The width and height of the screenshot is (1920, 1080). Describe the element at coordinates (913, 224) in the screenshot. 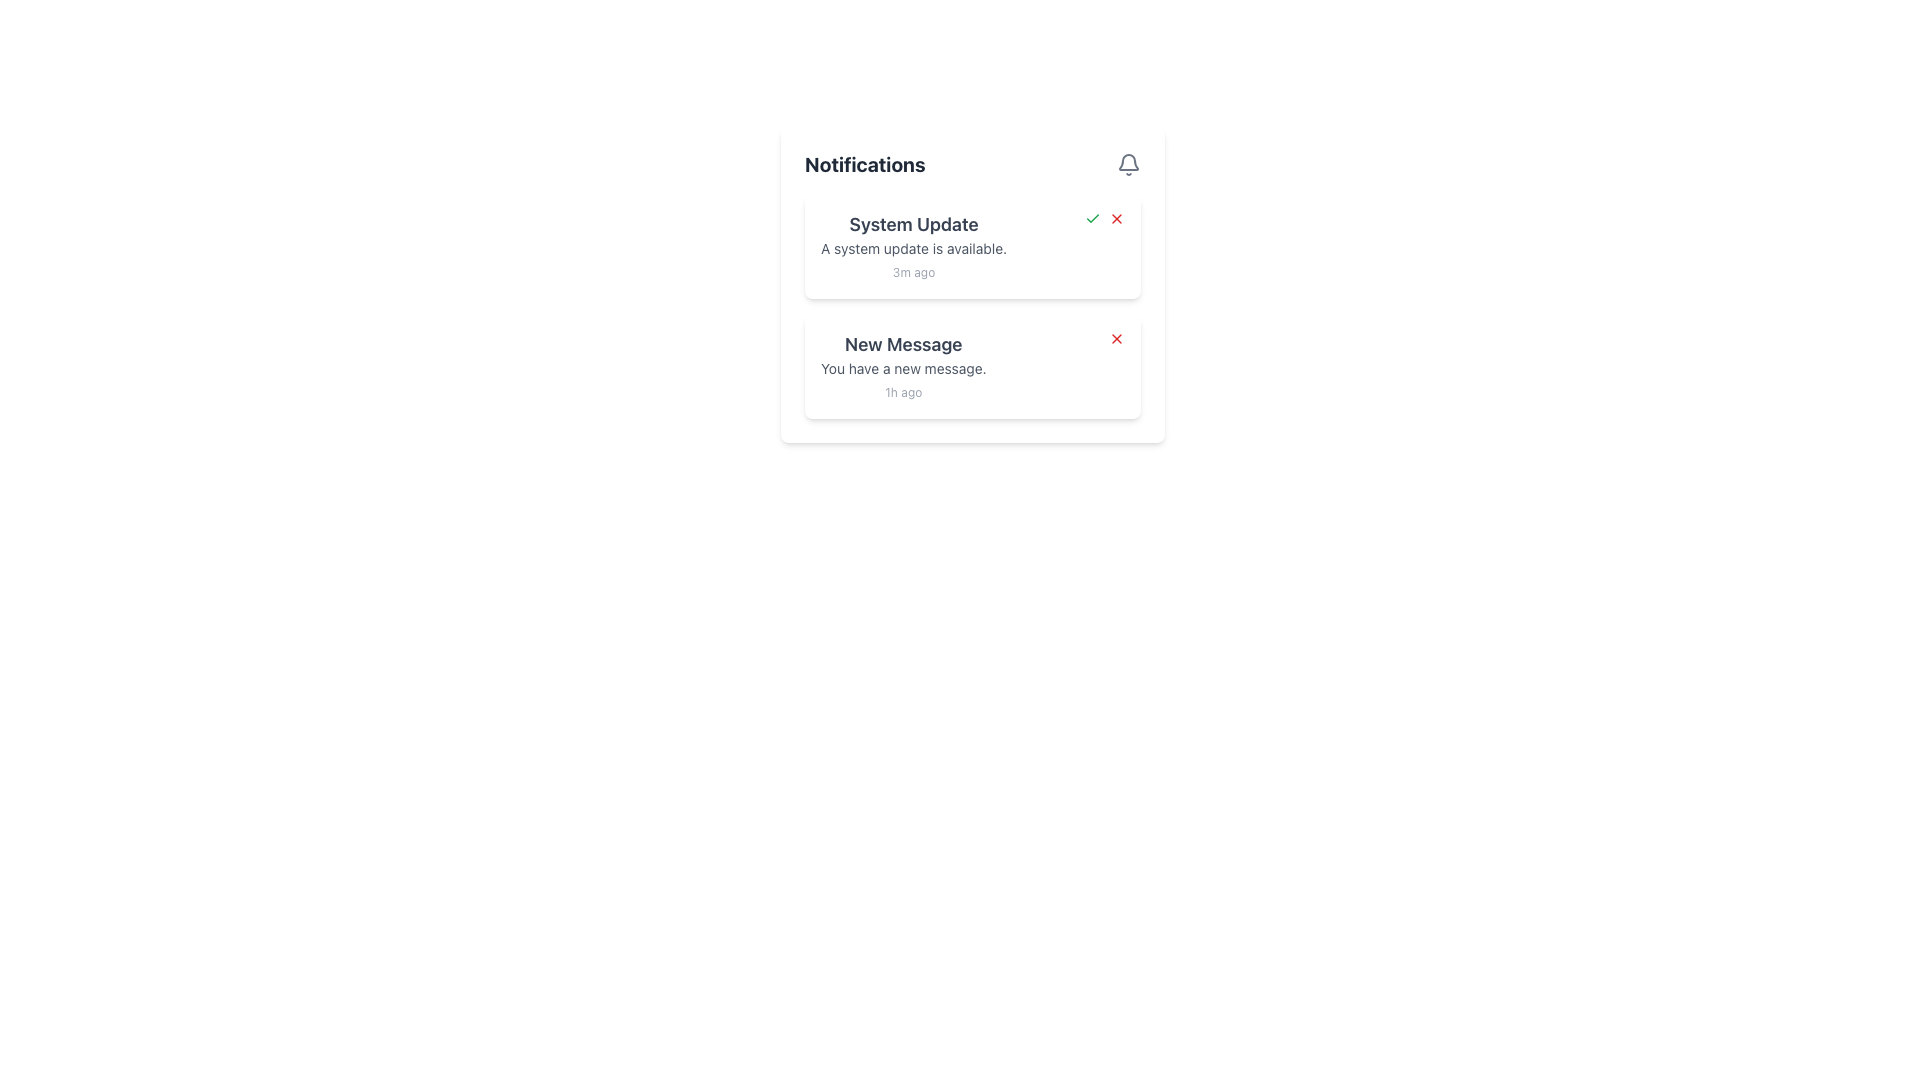

I see `the 'System Update' heading label displayed in bold gray font at the top of the notification block` at that location.